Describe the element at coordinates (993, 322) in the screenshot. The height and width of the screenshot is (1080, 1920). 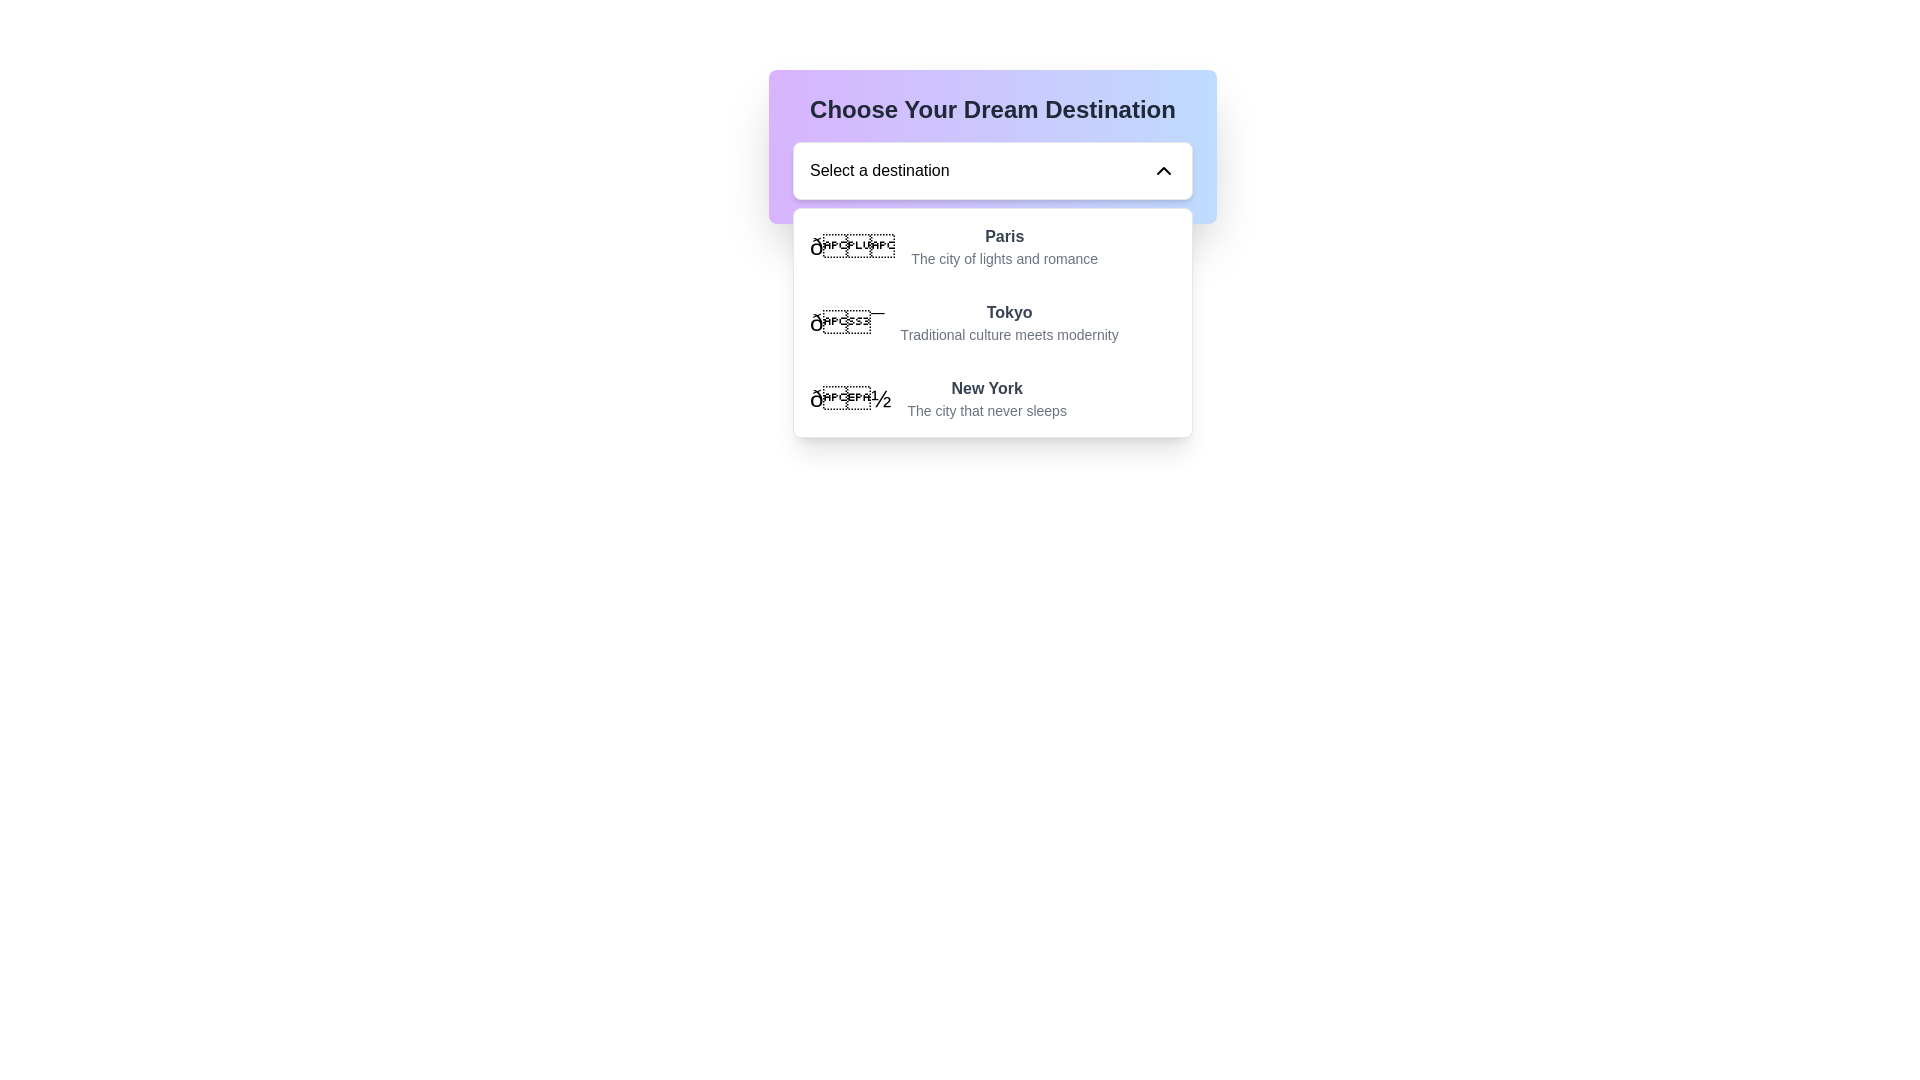
I see `the 'Tokyo' option in the dropdown menu labeled 'Choose Your Dream Destination'` at that location.